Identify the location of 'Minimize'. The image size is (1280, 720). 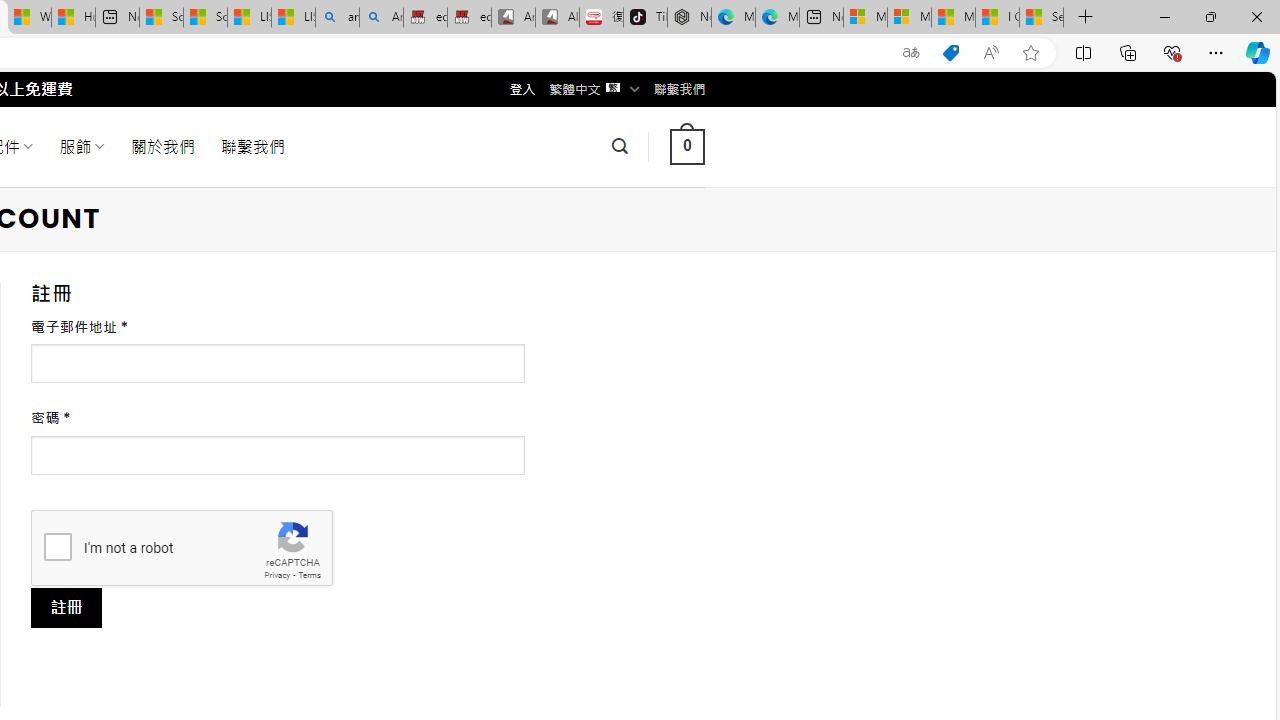
(1164, 16).